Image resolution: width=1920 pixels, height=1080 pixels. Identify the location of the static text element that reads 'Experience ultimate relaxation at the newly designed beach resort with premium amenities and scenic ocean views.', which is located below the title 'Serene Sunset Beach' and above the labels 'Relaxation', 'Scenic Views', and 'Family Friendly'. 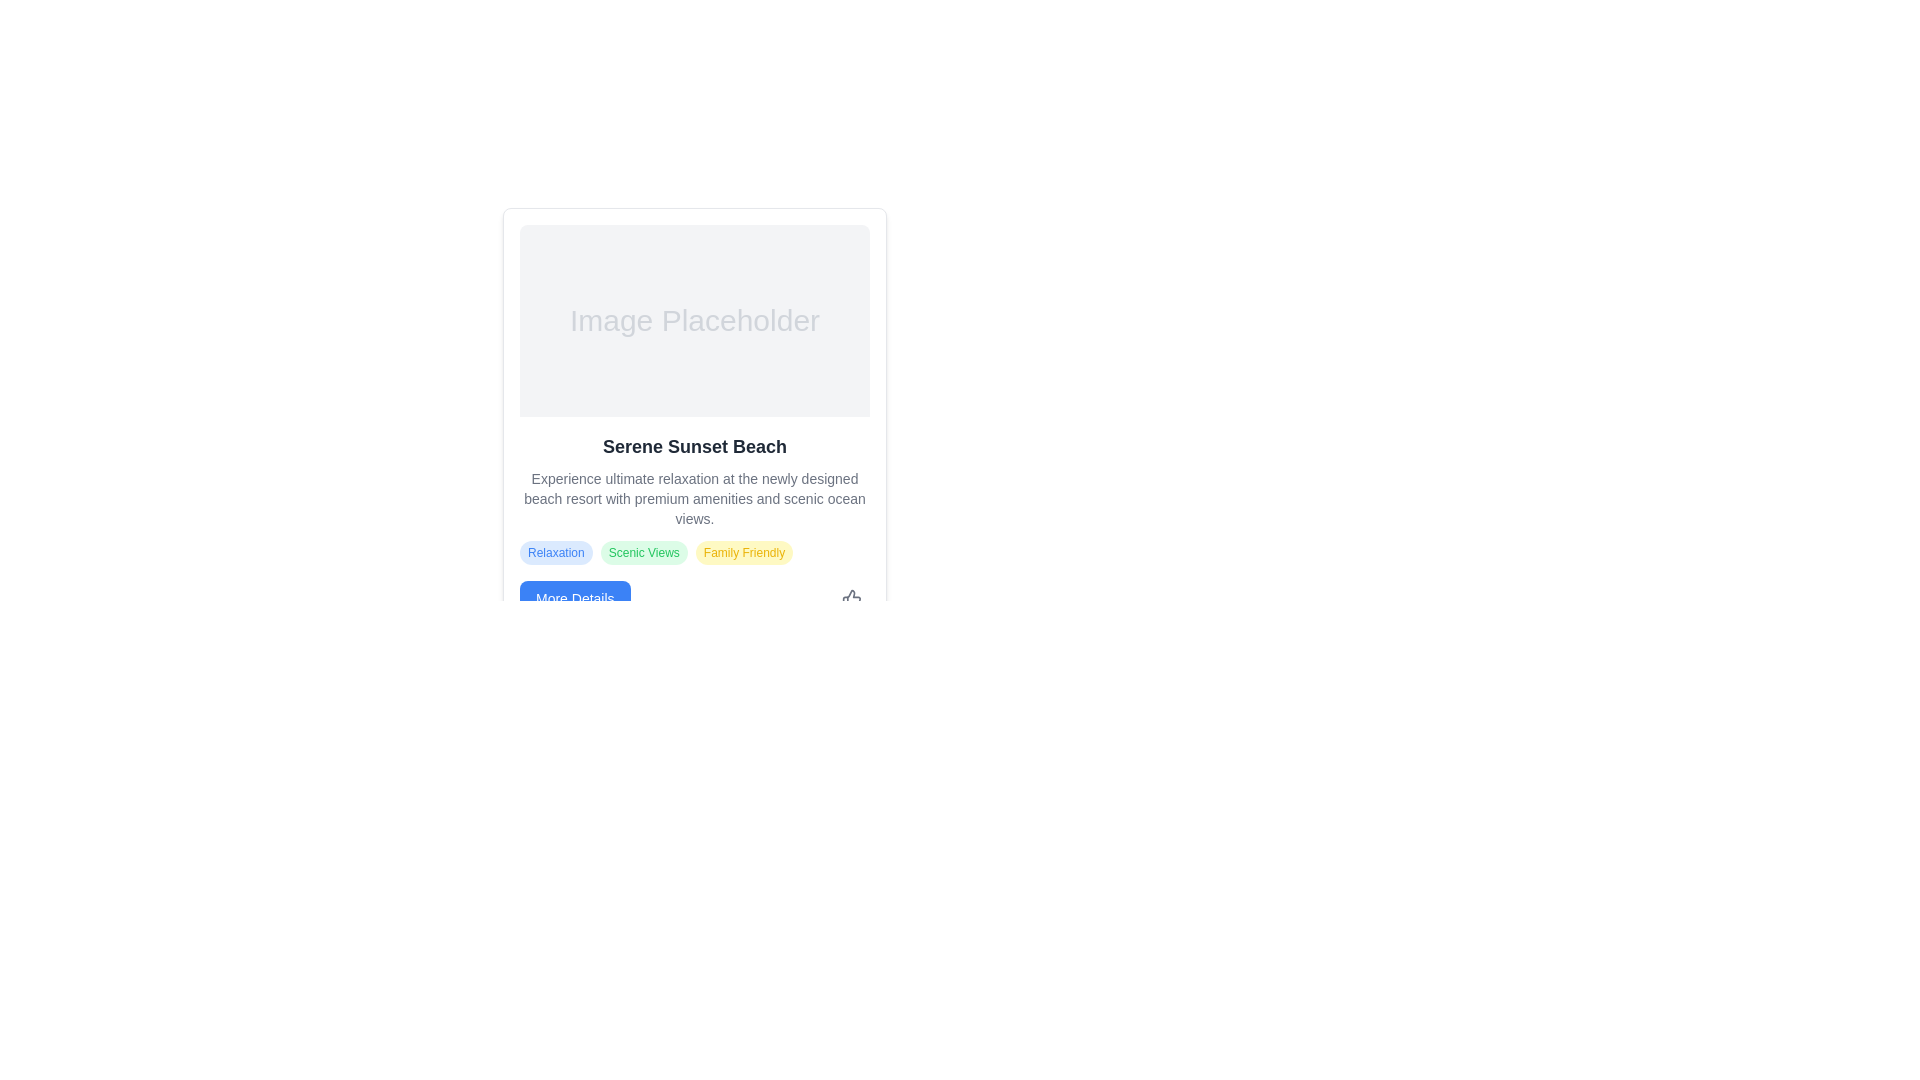
(695, 497).